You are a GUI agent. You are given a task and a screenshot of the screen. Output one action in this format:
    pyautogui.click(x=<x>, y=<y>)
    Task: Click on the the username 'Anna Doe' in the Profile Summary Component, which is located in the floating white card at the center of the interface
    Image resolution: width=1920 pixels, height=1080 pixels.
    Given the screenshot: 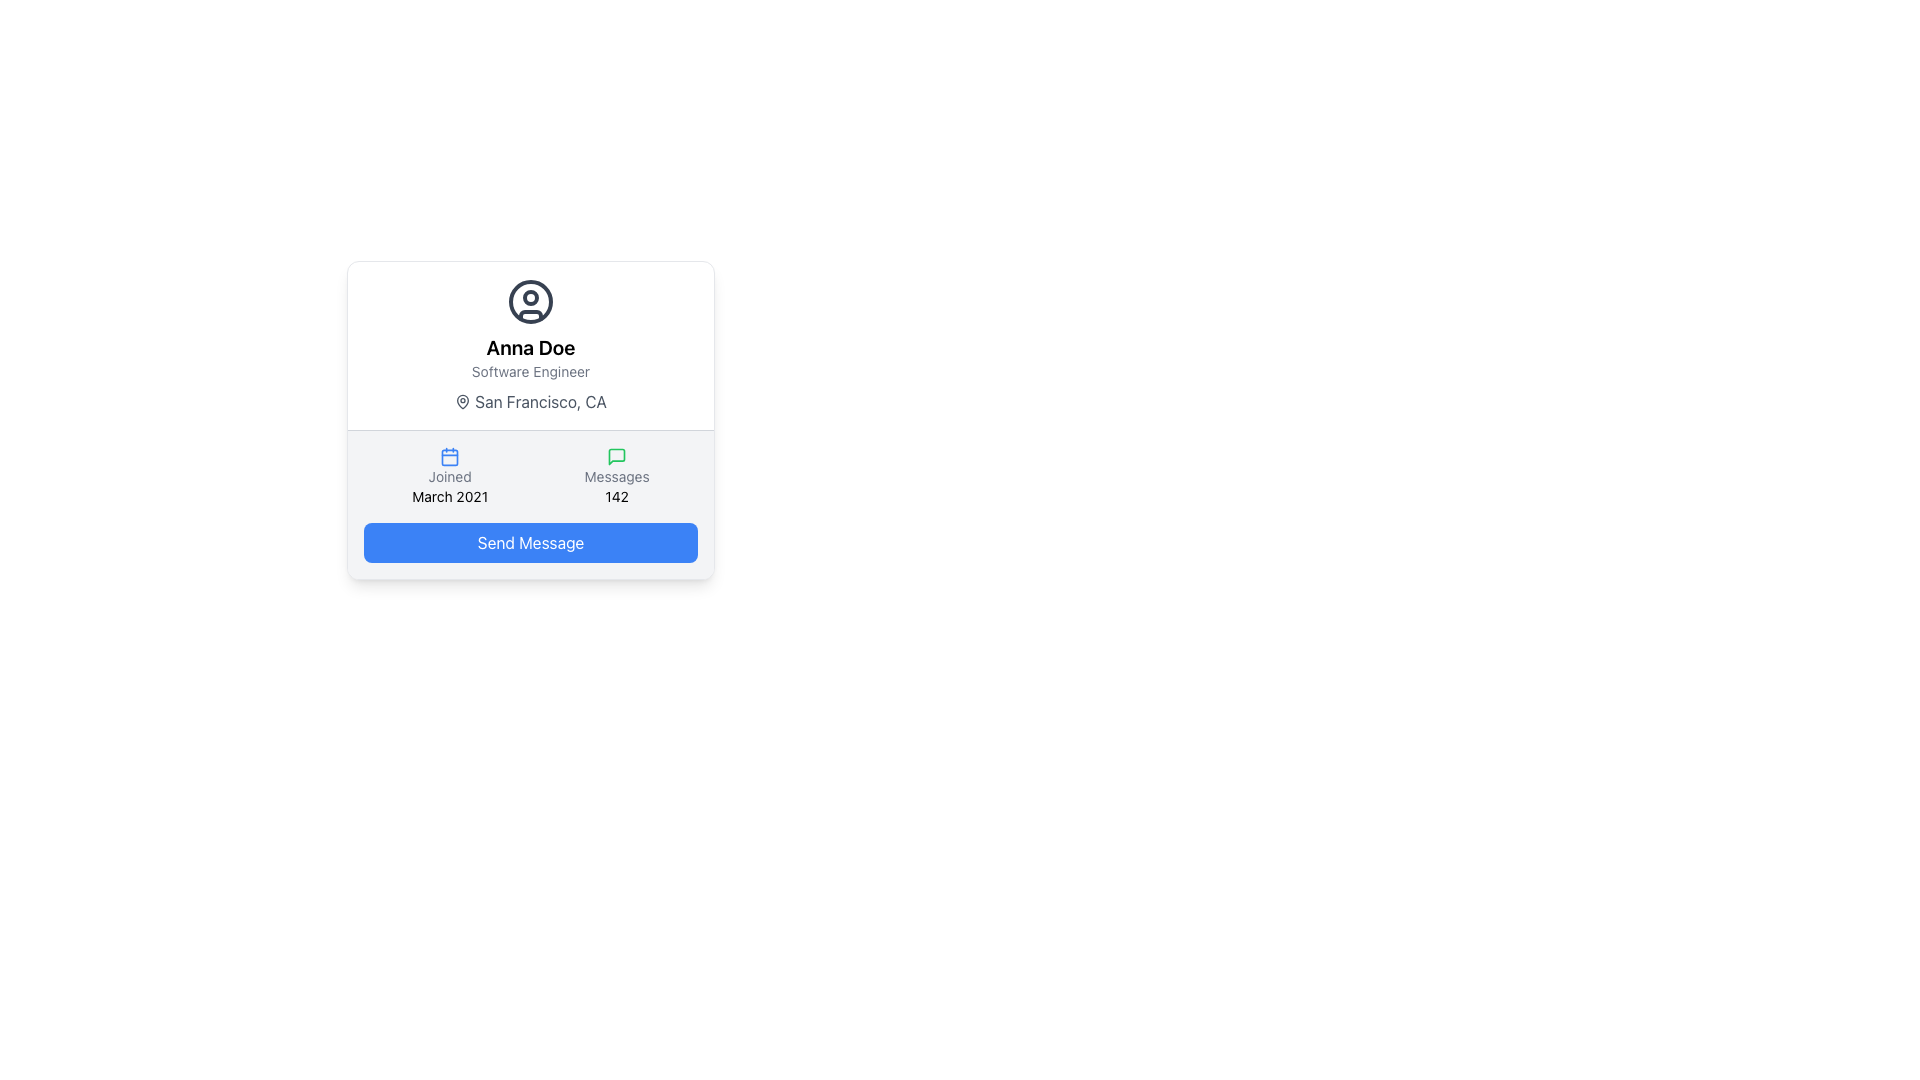 What is the action you would take?
    pyautogui.click(x=531, y=345)
    